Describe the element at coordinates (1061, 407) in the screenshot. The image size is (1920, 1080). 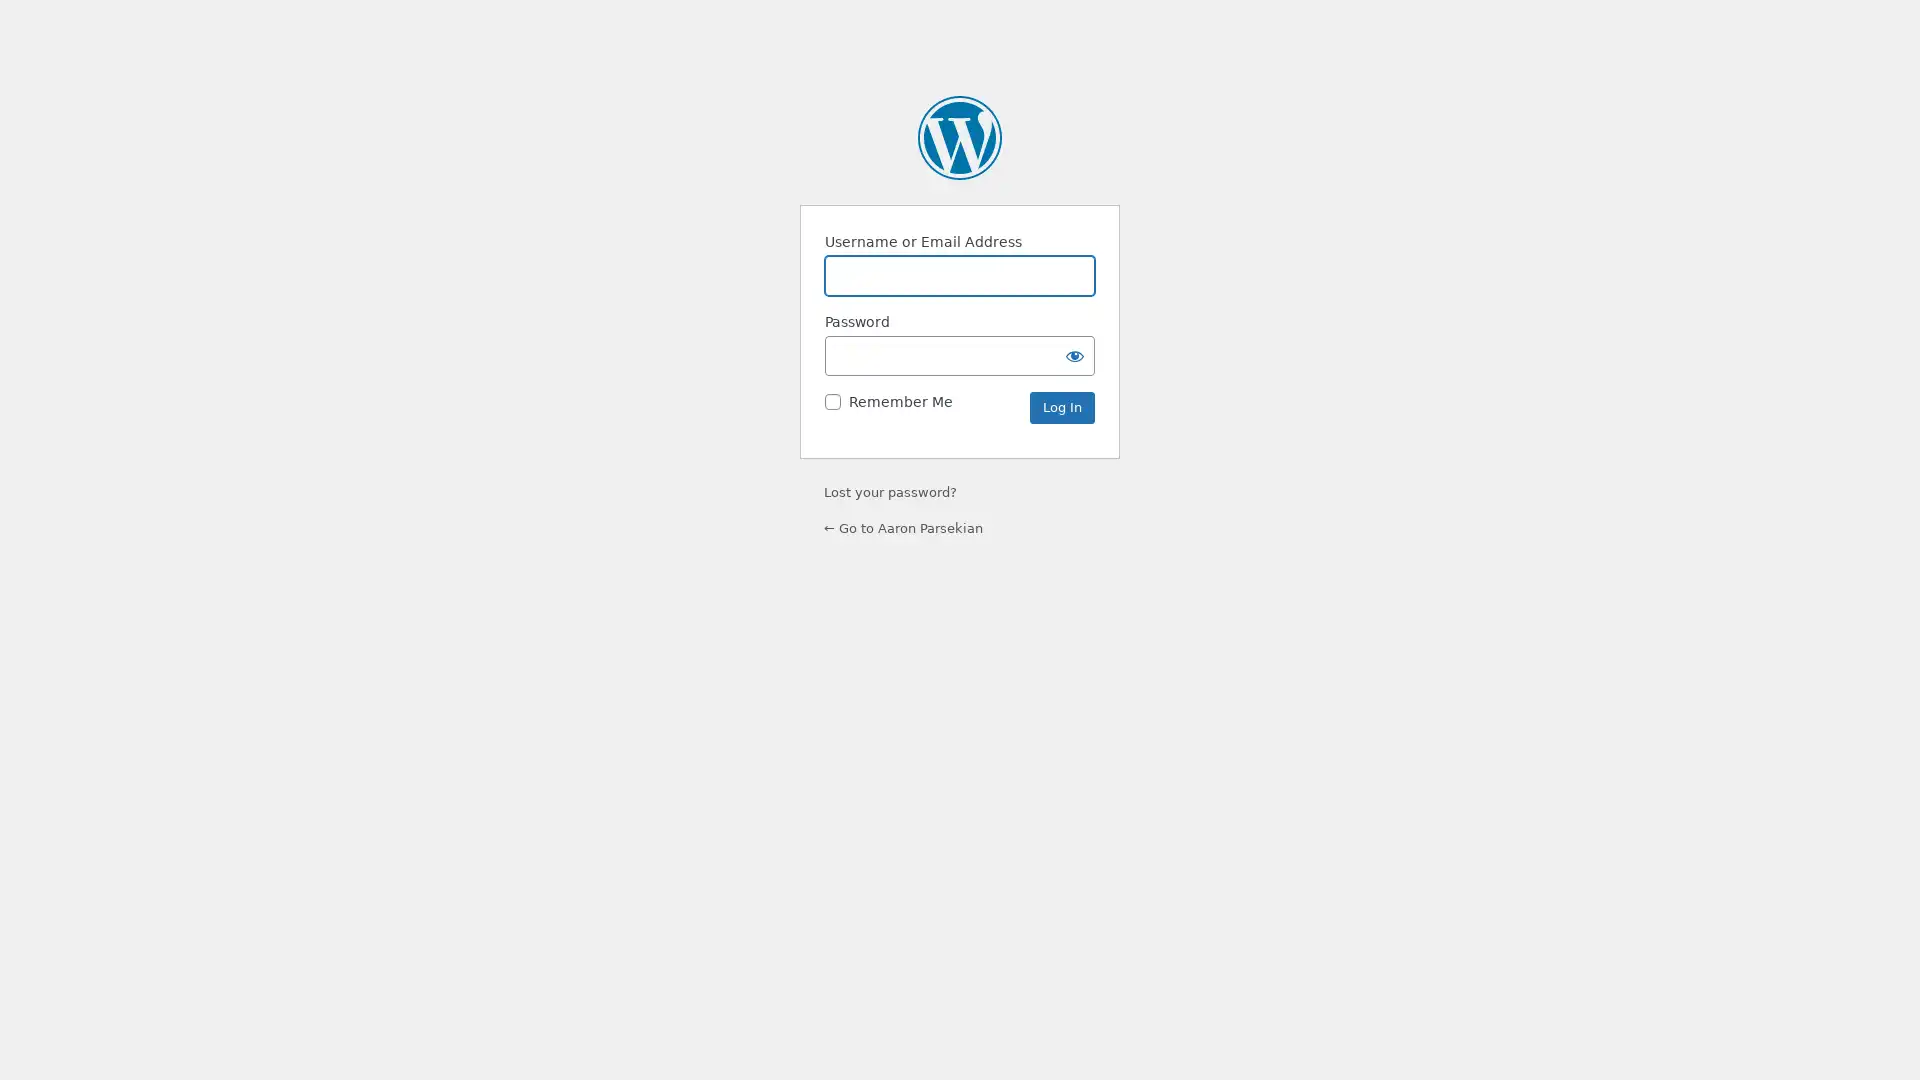
I see `Log In` at that location.